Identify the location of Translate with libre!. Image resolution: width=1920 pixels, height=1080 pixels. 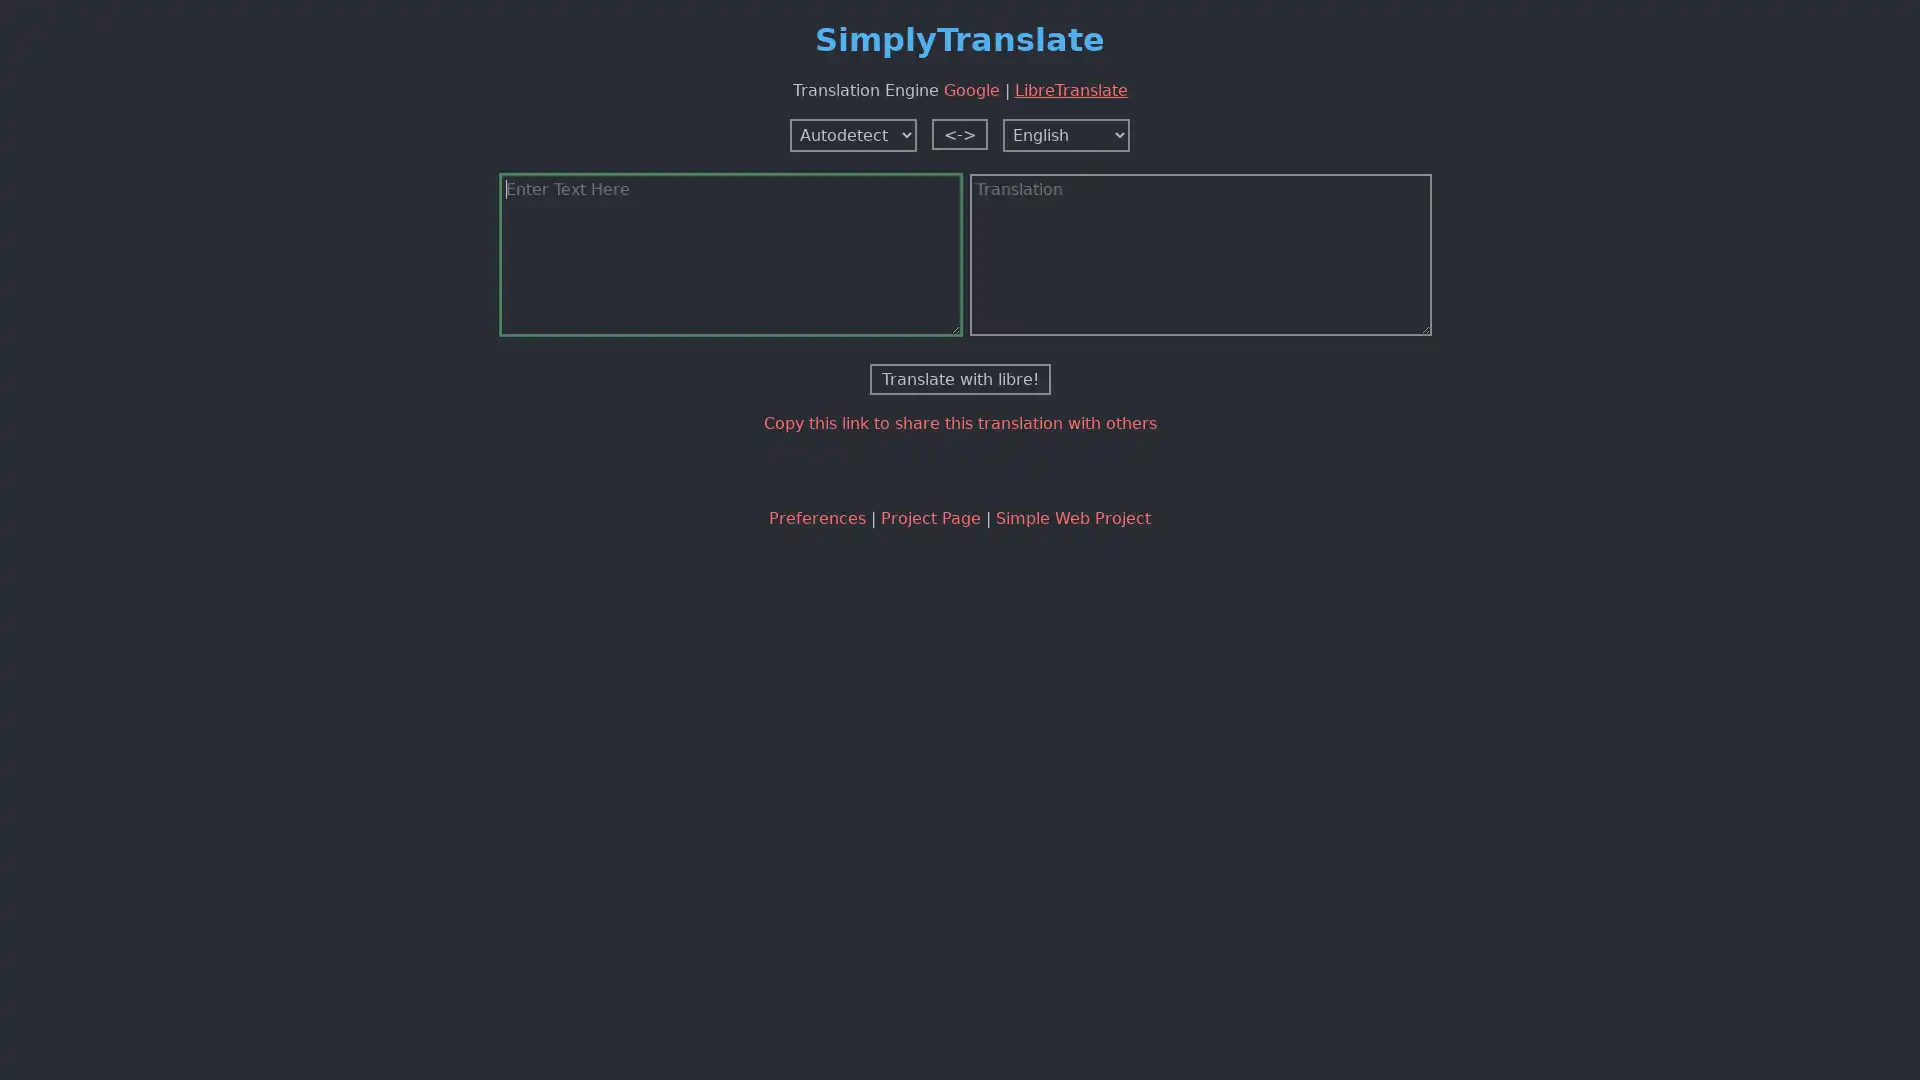
(958, 378).